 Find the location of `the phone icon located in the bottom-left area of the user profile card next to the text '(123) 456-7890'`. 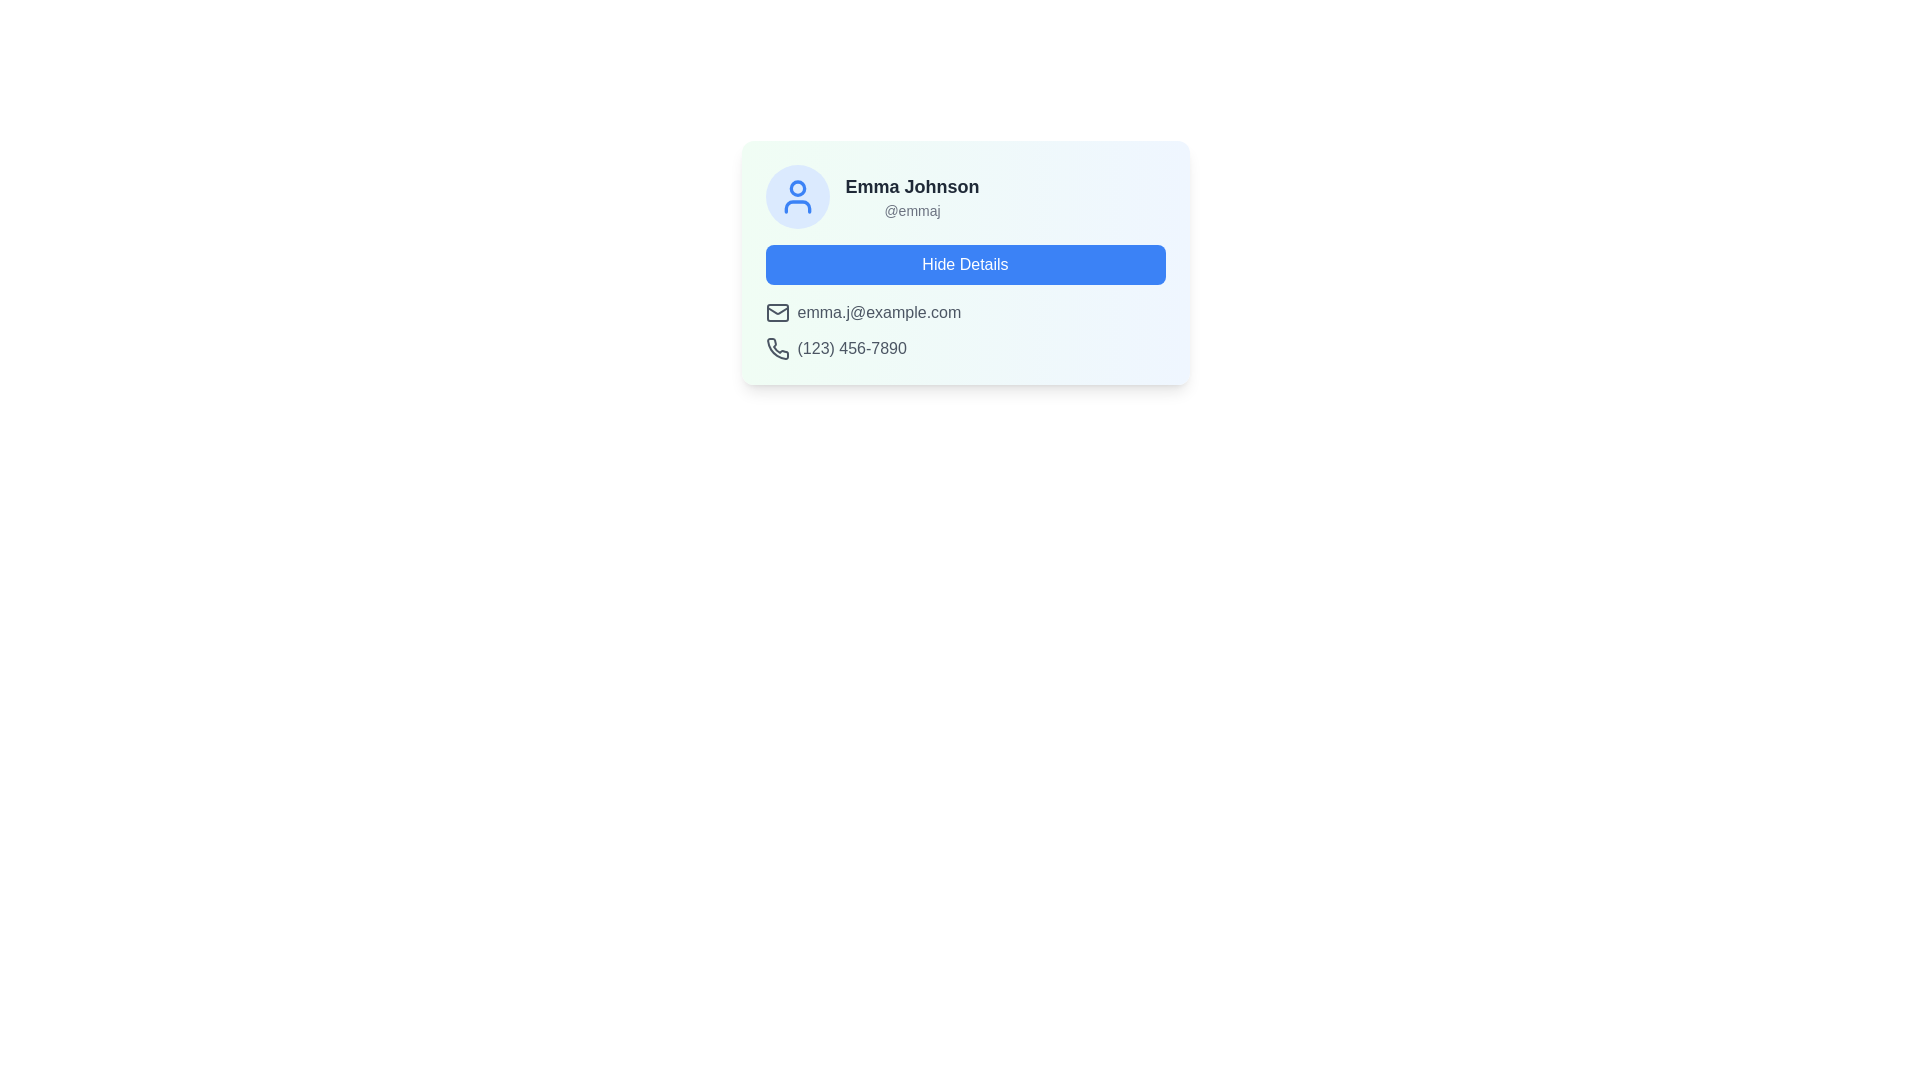

the phone icon located in the bottom-left area of the user profile card next to the text '(123) 456-7890' is located at coordinates (776, 347).